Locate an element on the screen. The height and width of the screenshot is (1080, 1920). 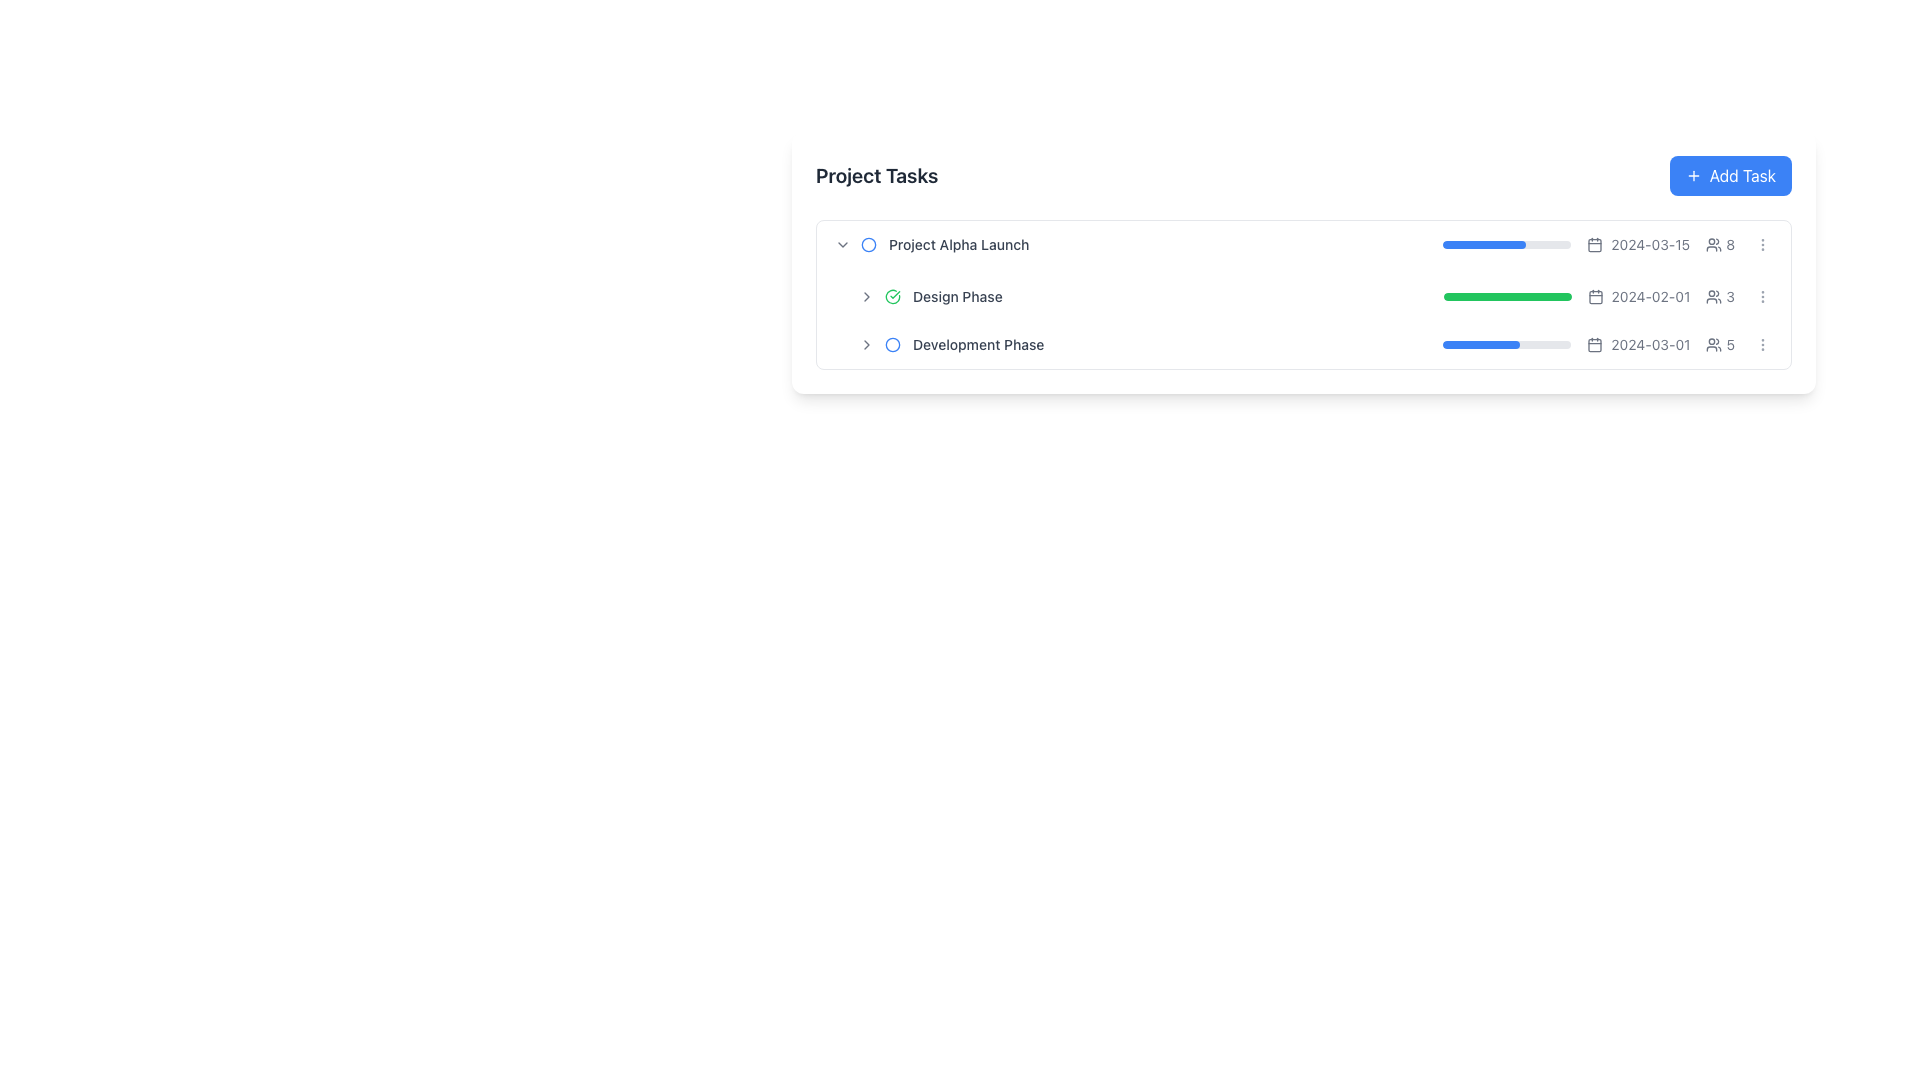
the calendar icon representing the date picker for the task on the left of the date '2024-02-01' in the second task row is located at coordinates (1594, 297).